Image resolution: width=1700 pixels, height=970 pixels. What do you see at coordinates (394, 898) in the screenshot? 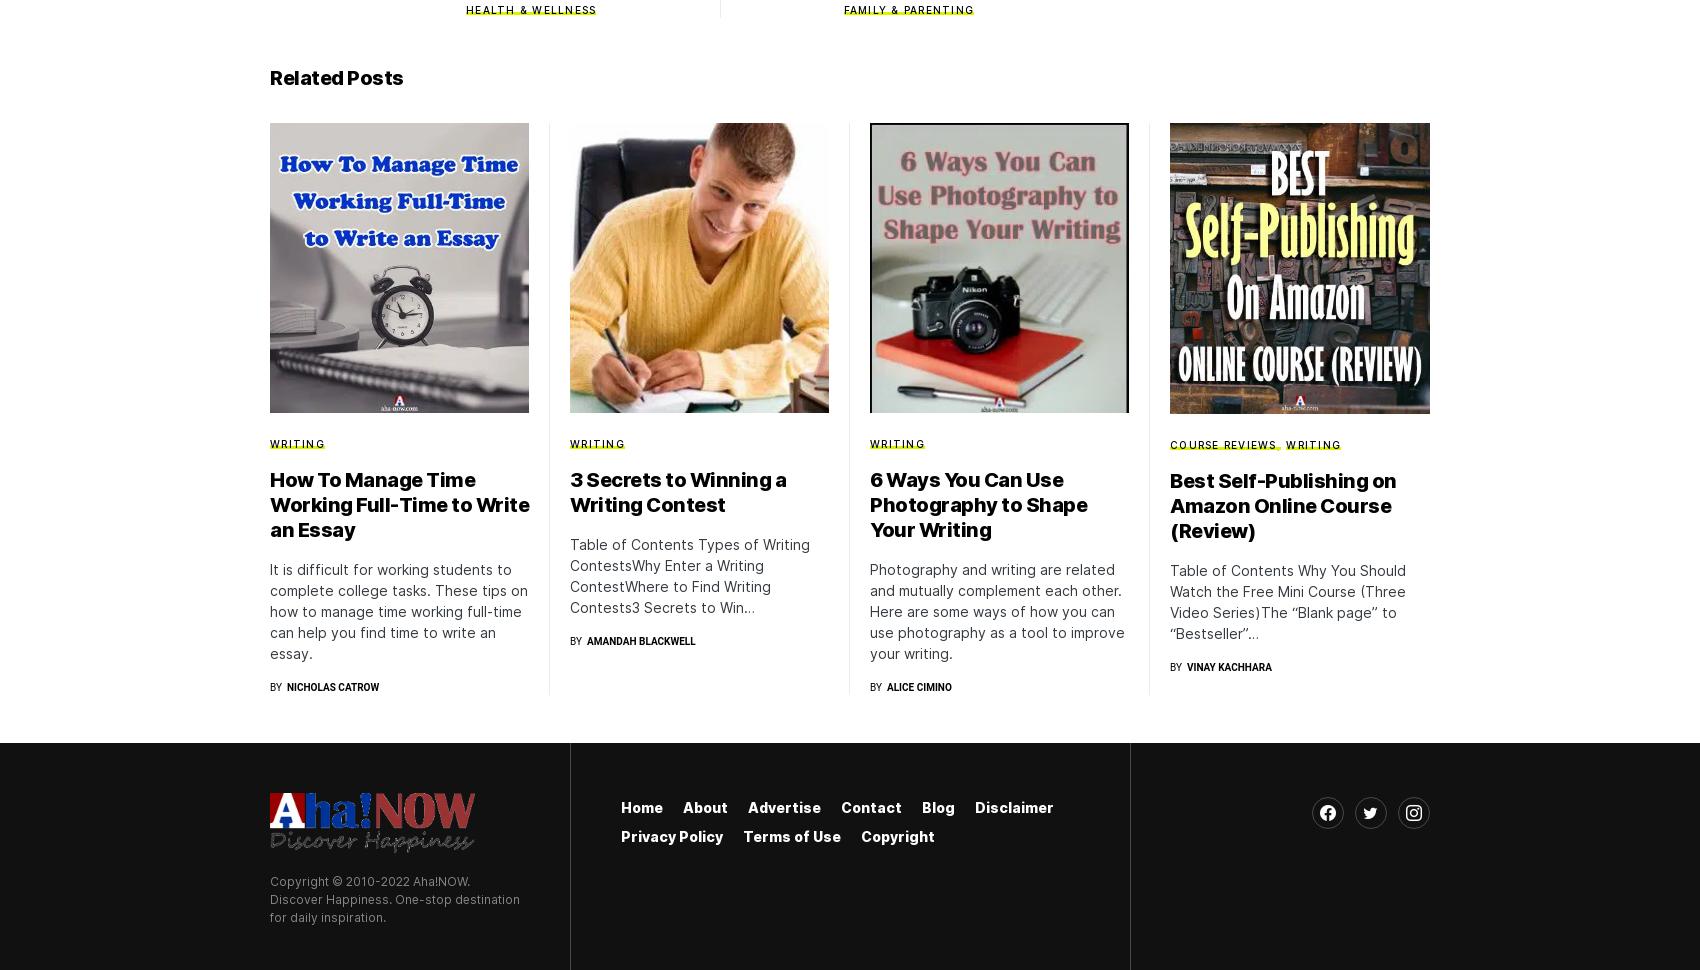
I see `'Copyright © 2010-2022 Aha!NOW. Discover Happiness. One-stop destination for daily inspiration.'` at bounding box center [394, 898].